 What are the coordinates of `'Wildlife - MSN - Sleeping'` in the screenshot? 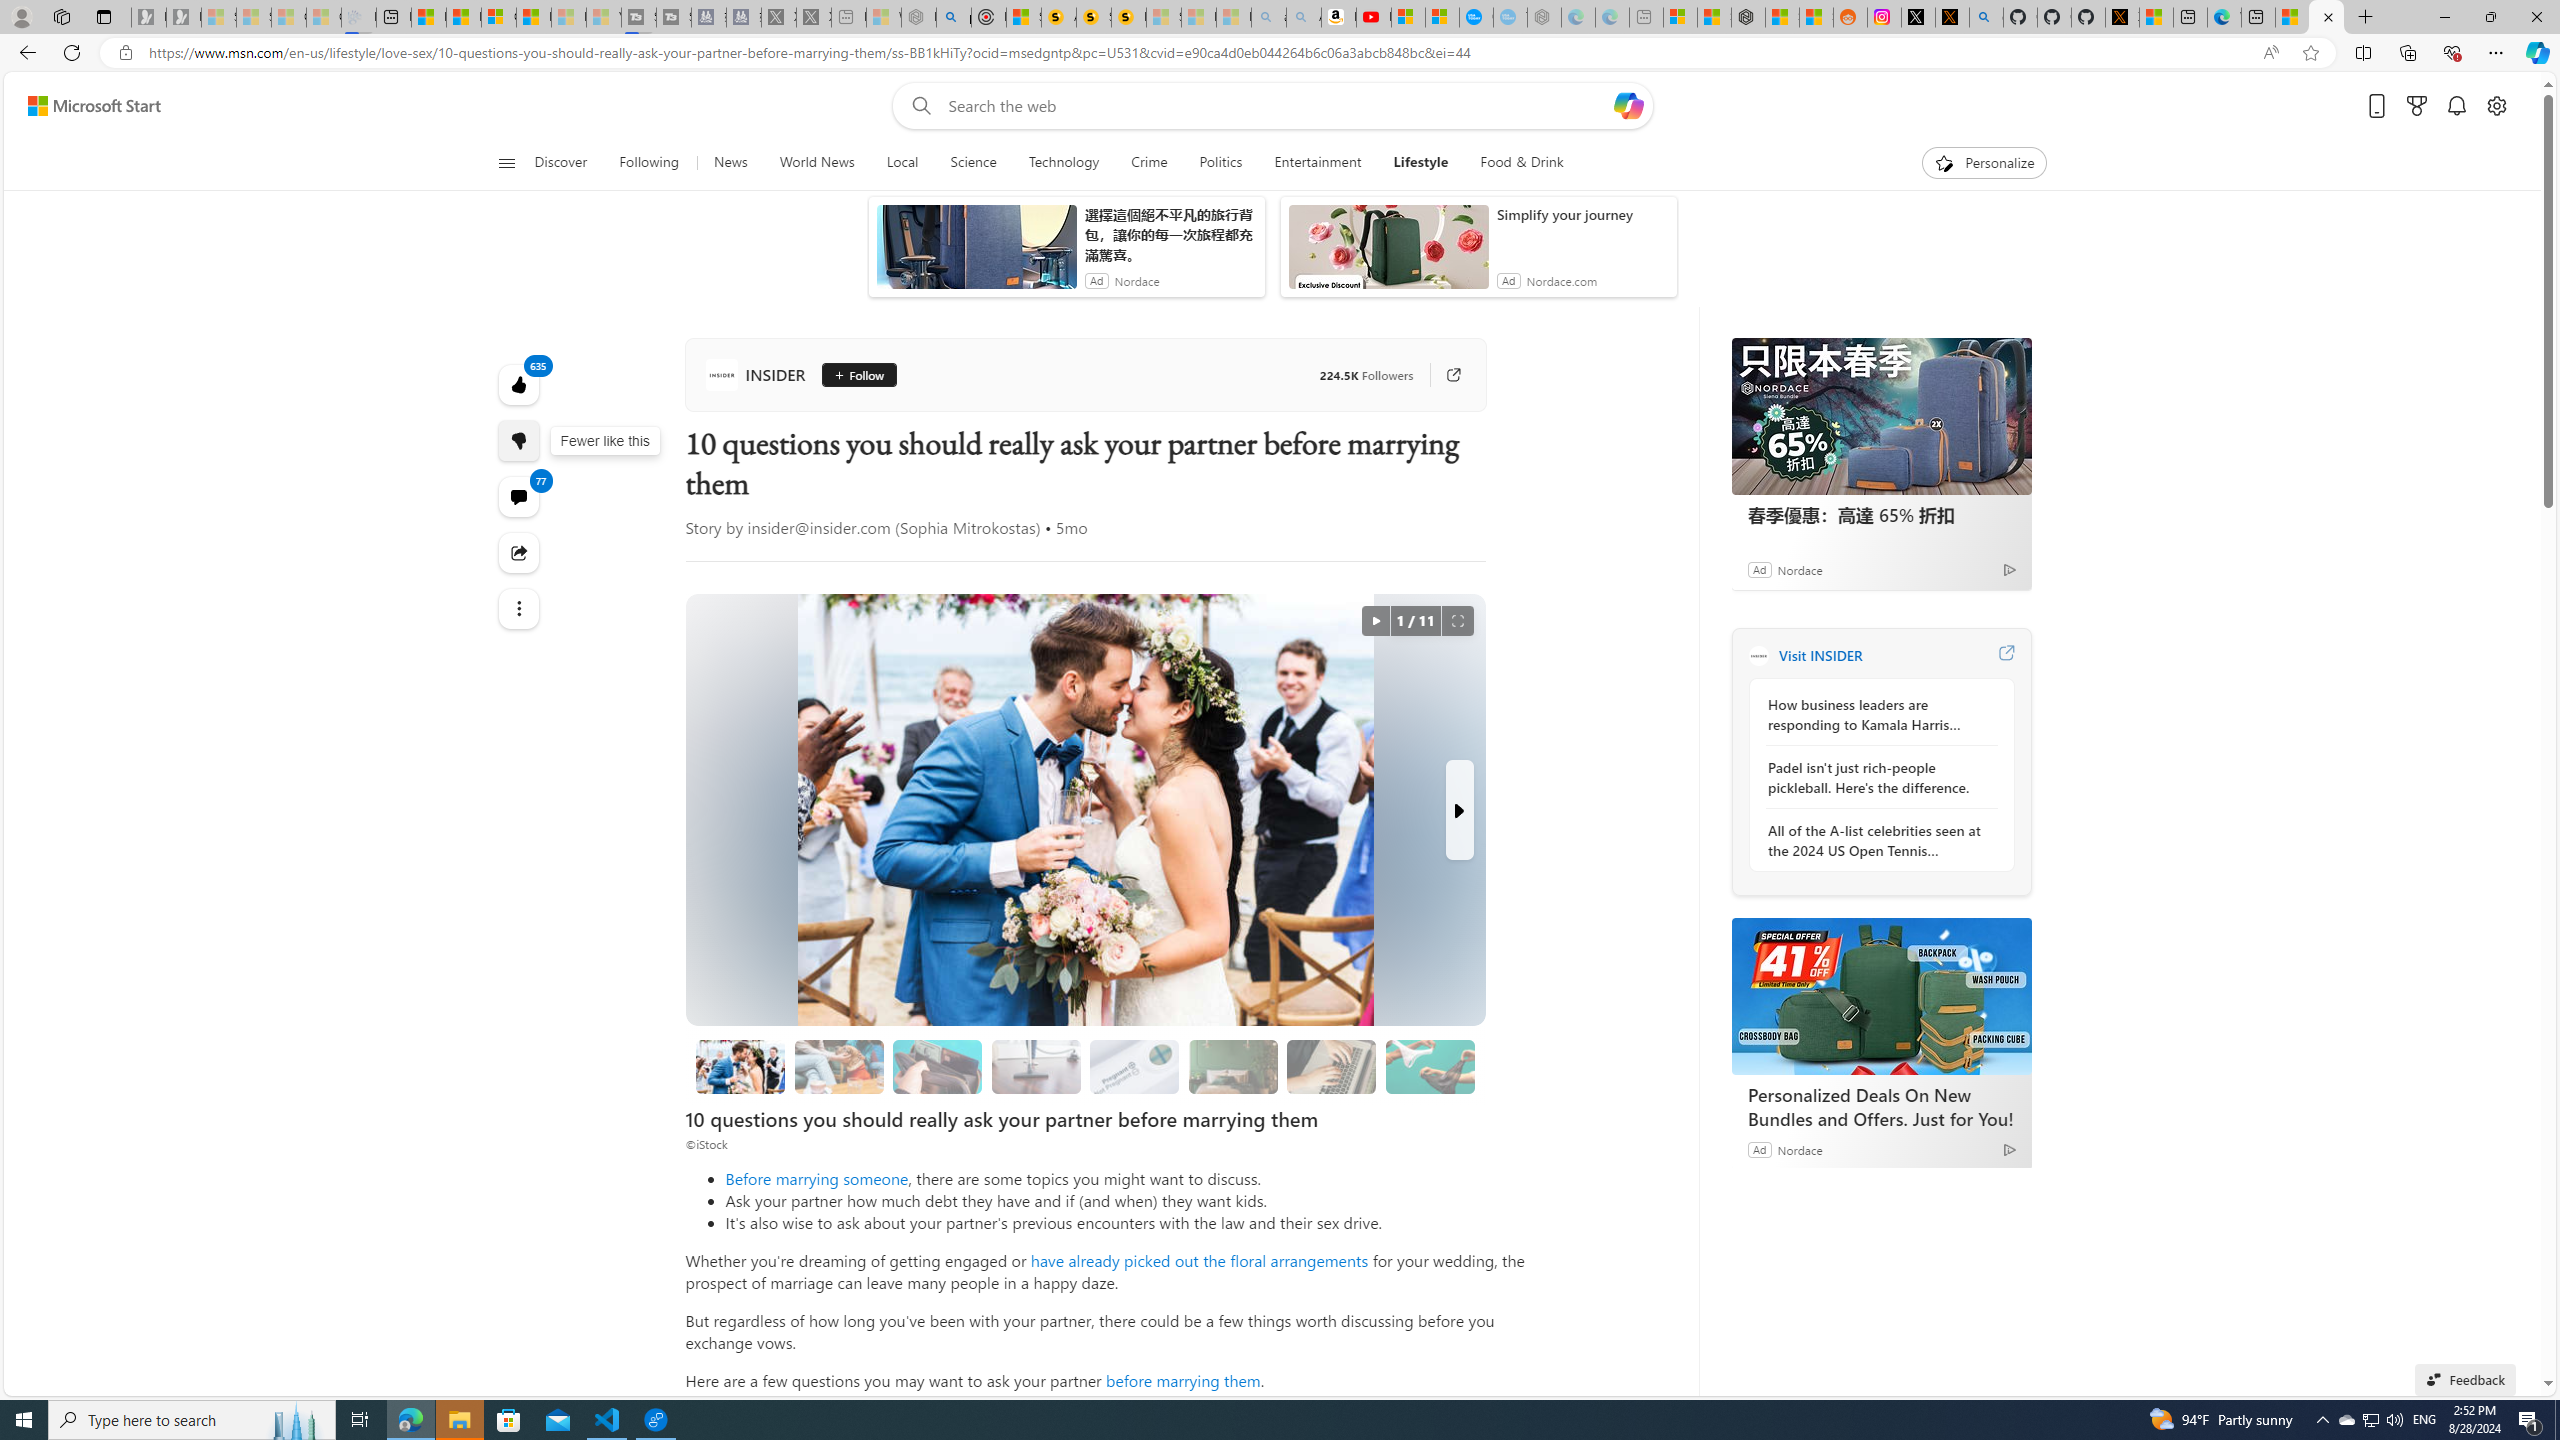 It's located at (882, 16).